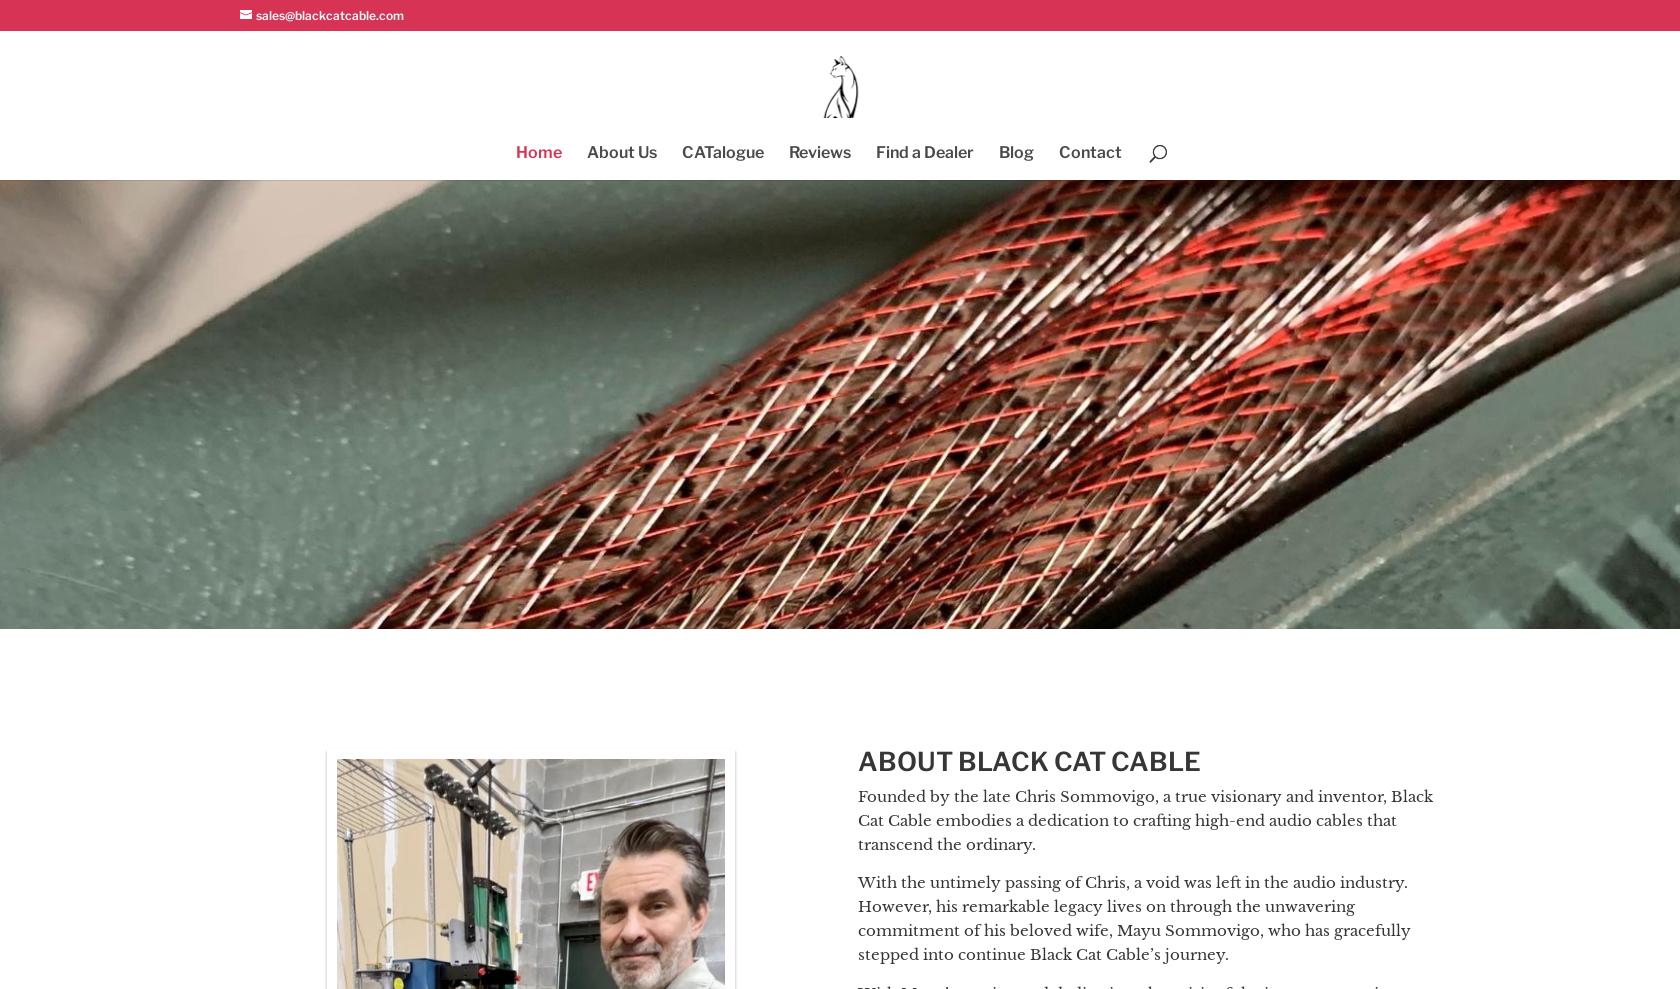 This screenshot has height=989, width=1680. I want to click on 'Founded by the late Chris Sommovigo, a true visionary and inventor, Black Cat Cable embodies a dedication to crafting high-end audio cables that transcend the ordinary.', so click(1145, 818).